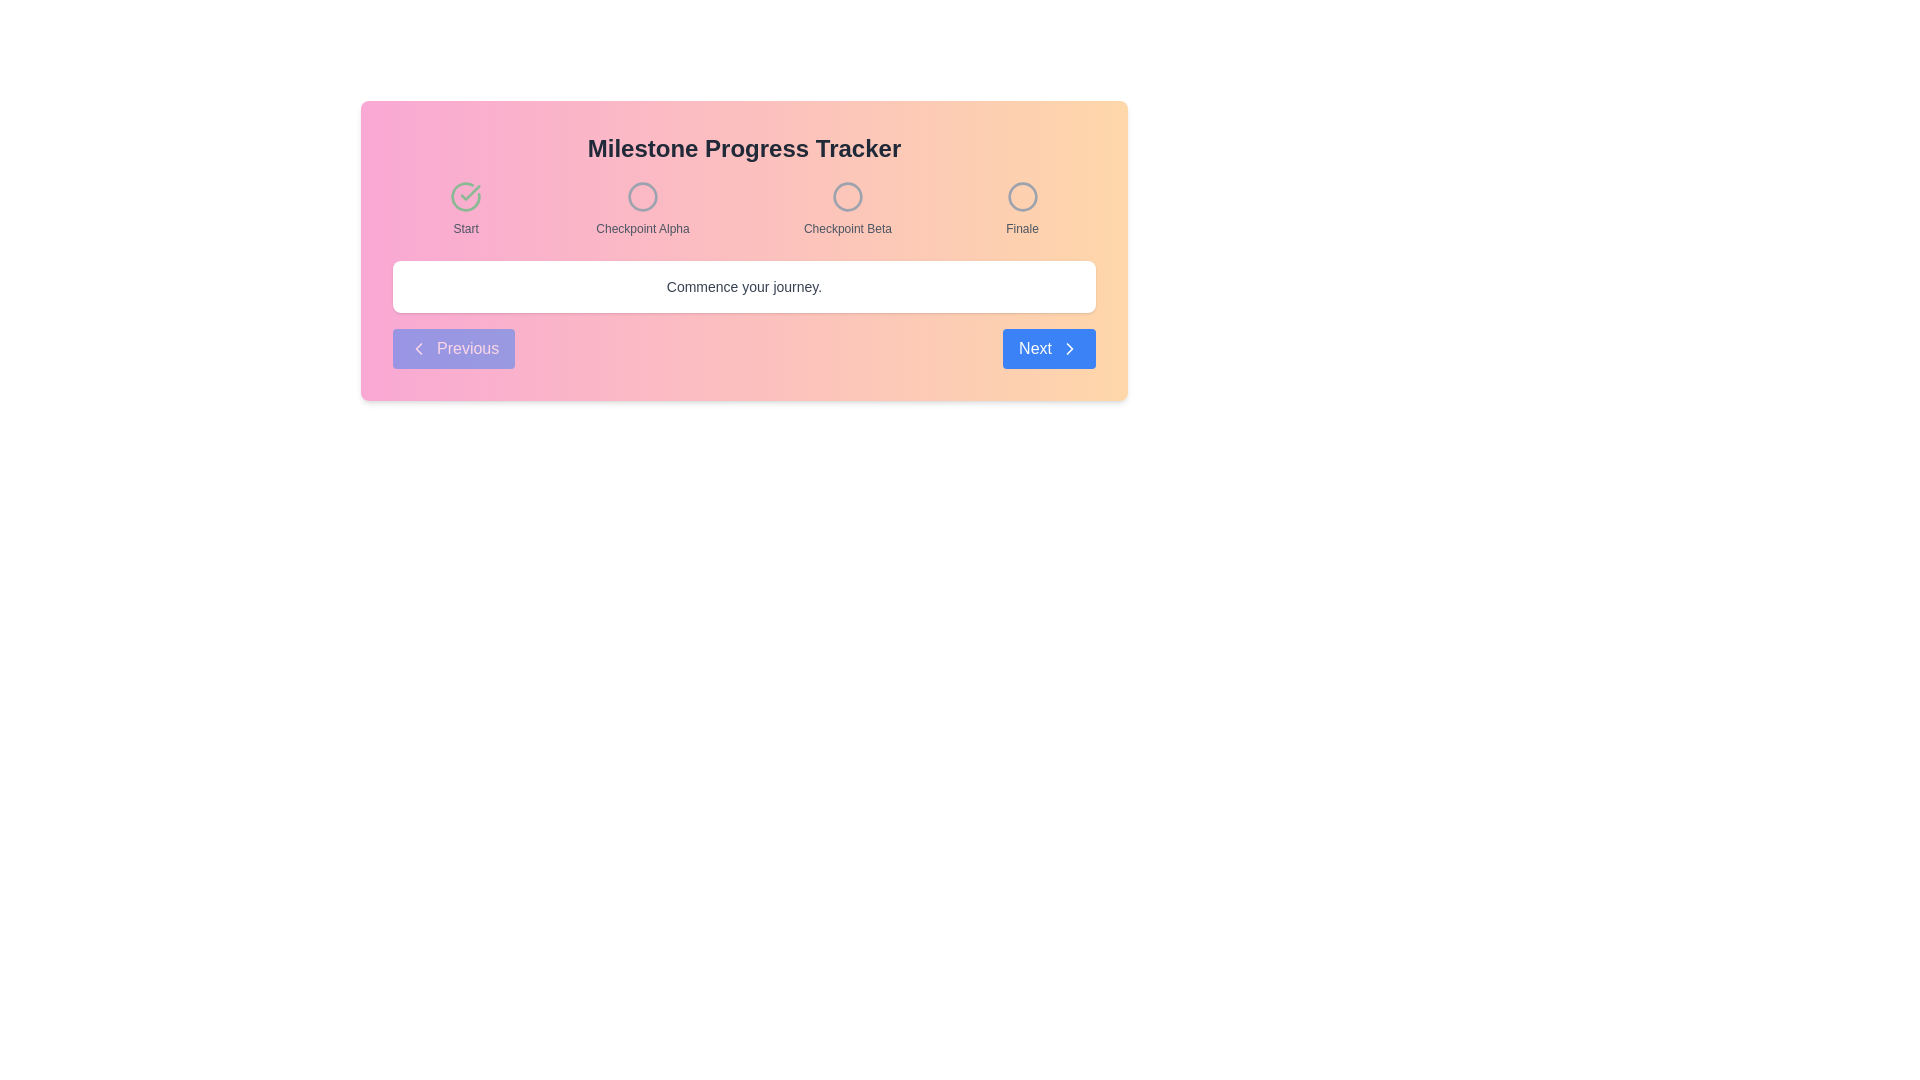 The image size is (1920, 1080). I want to click on the 'Finale' milestone indicator, which is the last item in the horizontal row of milestones, represented by a circular icon and labeled with the text 'Finale', so click(1022, 208).